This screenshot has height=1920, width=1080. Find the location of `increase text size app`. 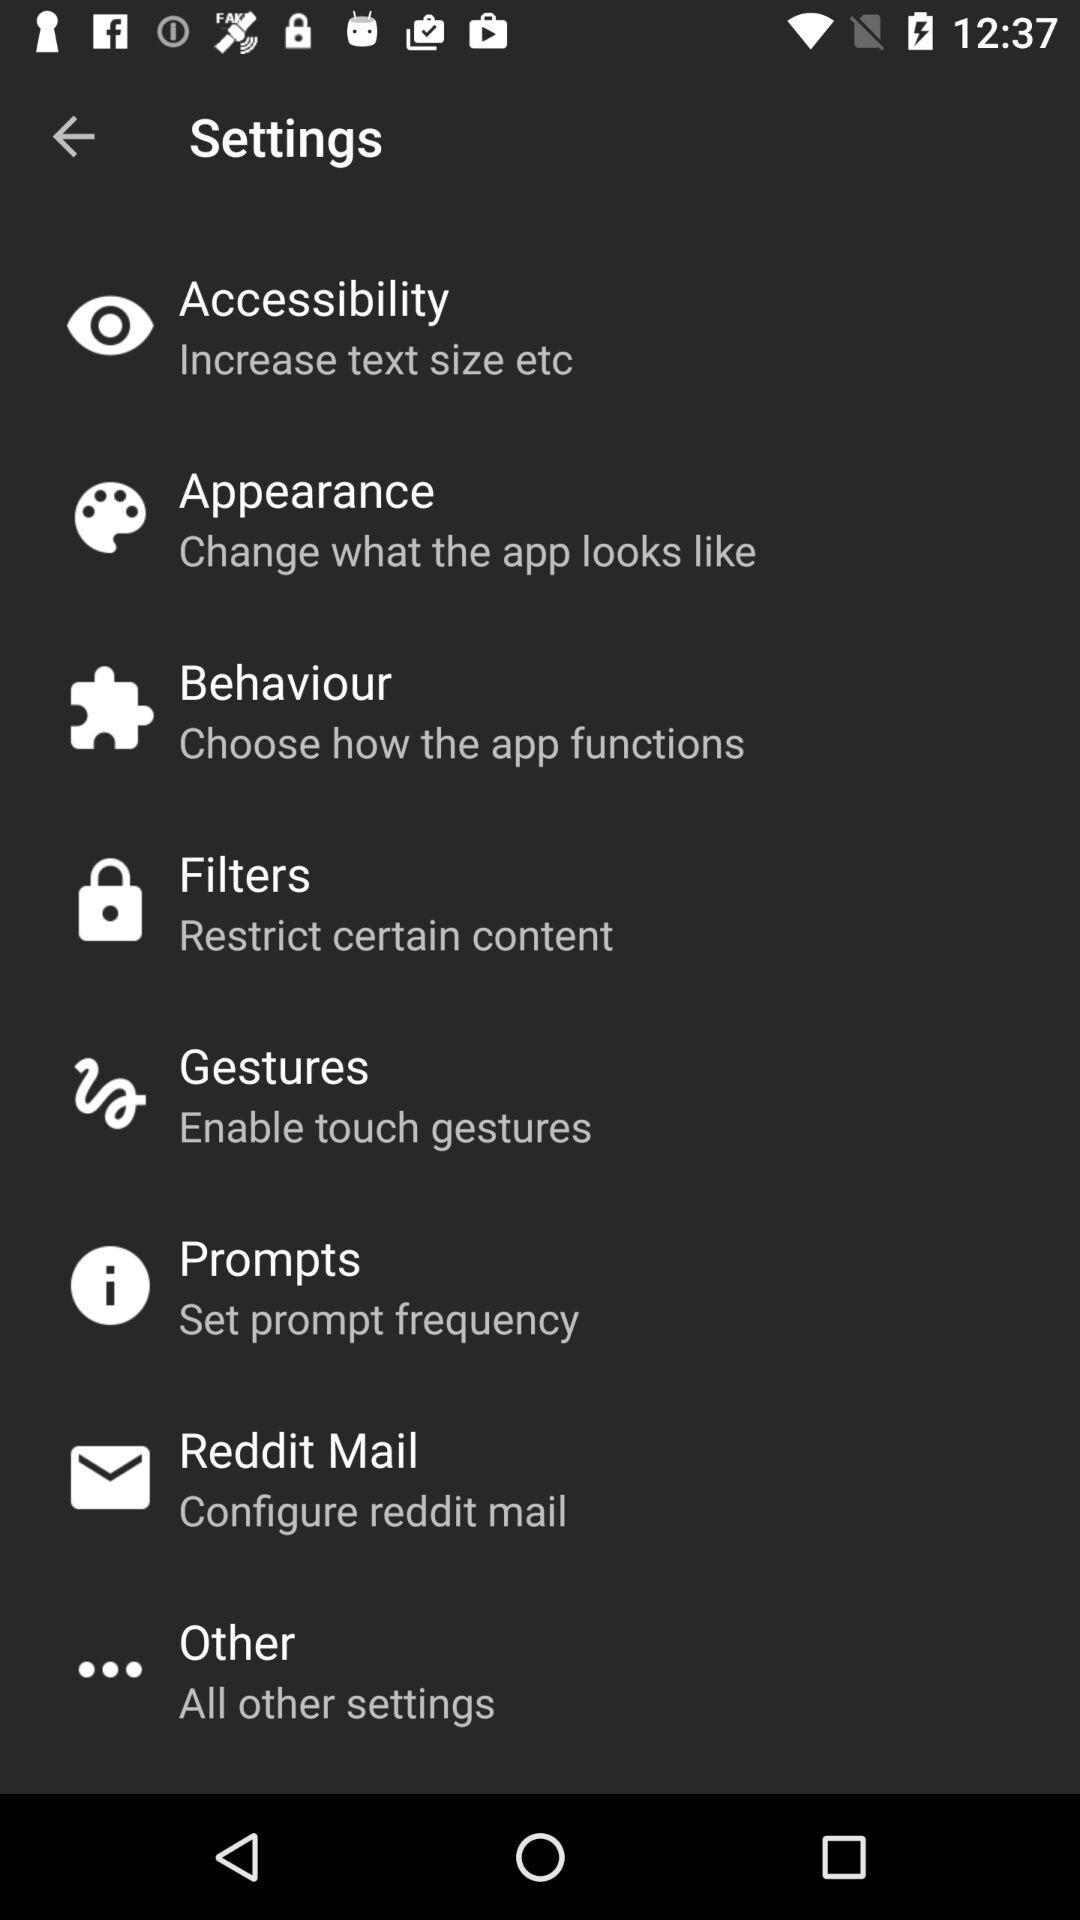

increase text size app is located at coordinates (375, 357).